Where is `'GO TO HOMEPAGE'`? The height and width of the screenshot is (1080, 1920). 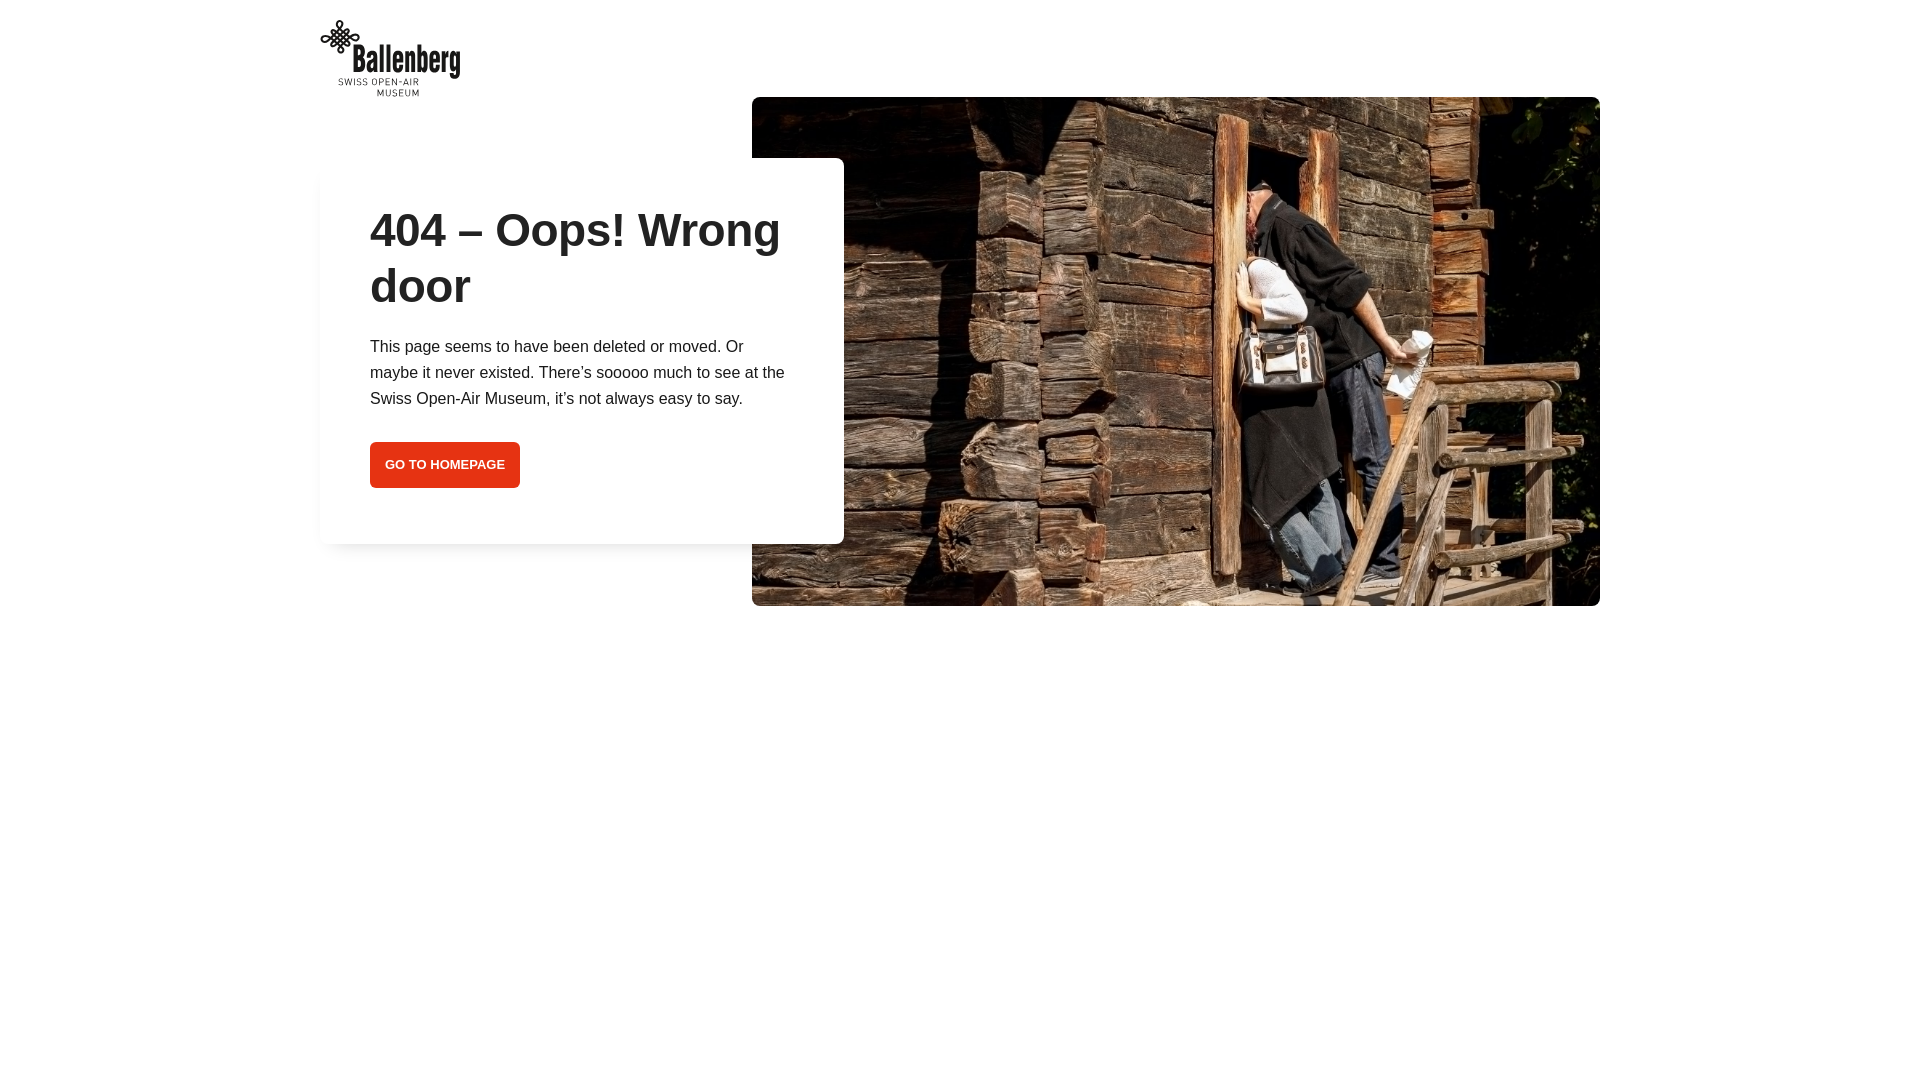
'GO TO HOMEPAGE' is located at coordinates (444, 465).